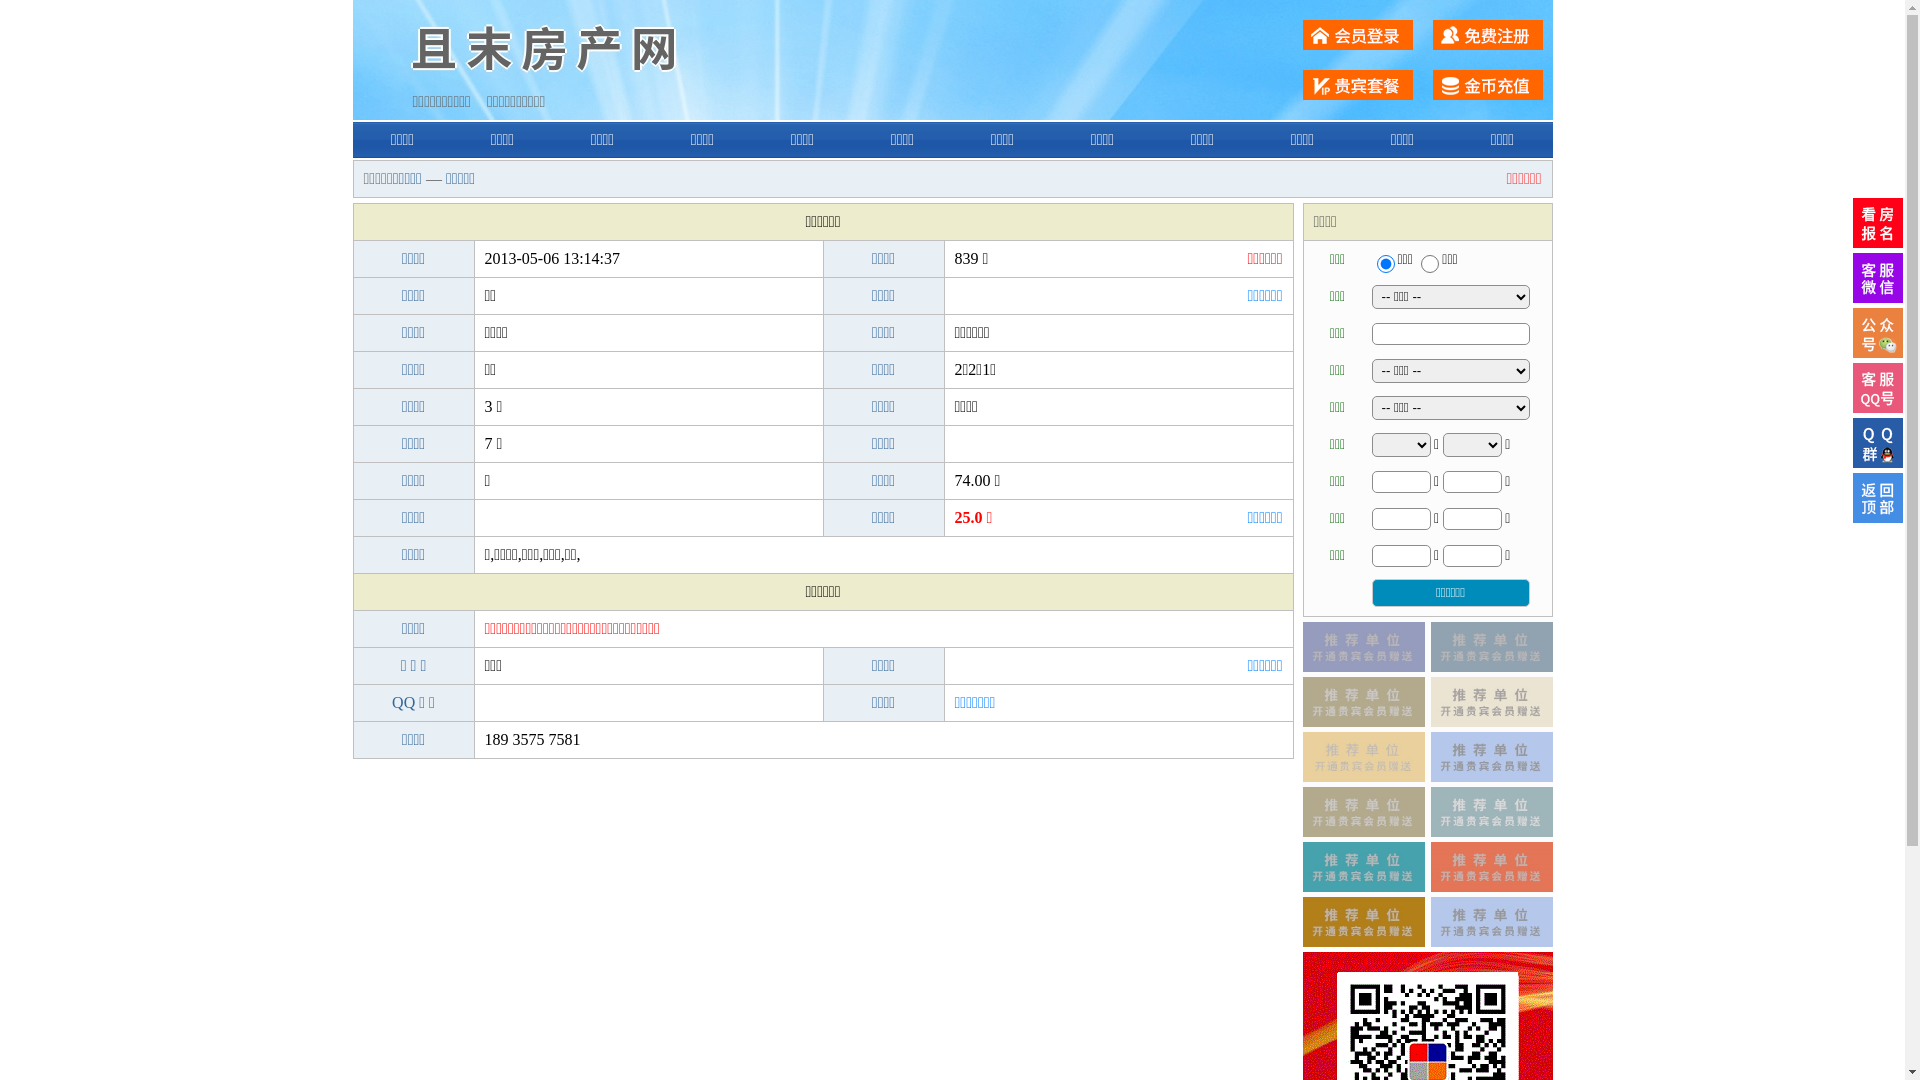  Describe the element at coordinates (1375, 262) in the screenshot. I see `'ershou'` at that location.